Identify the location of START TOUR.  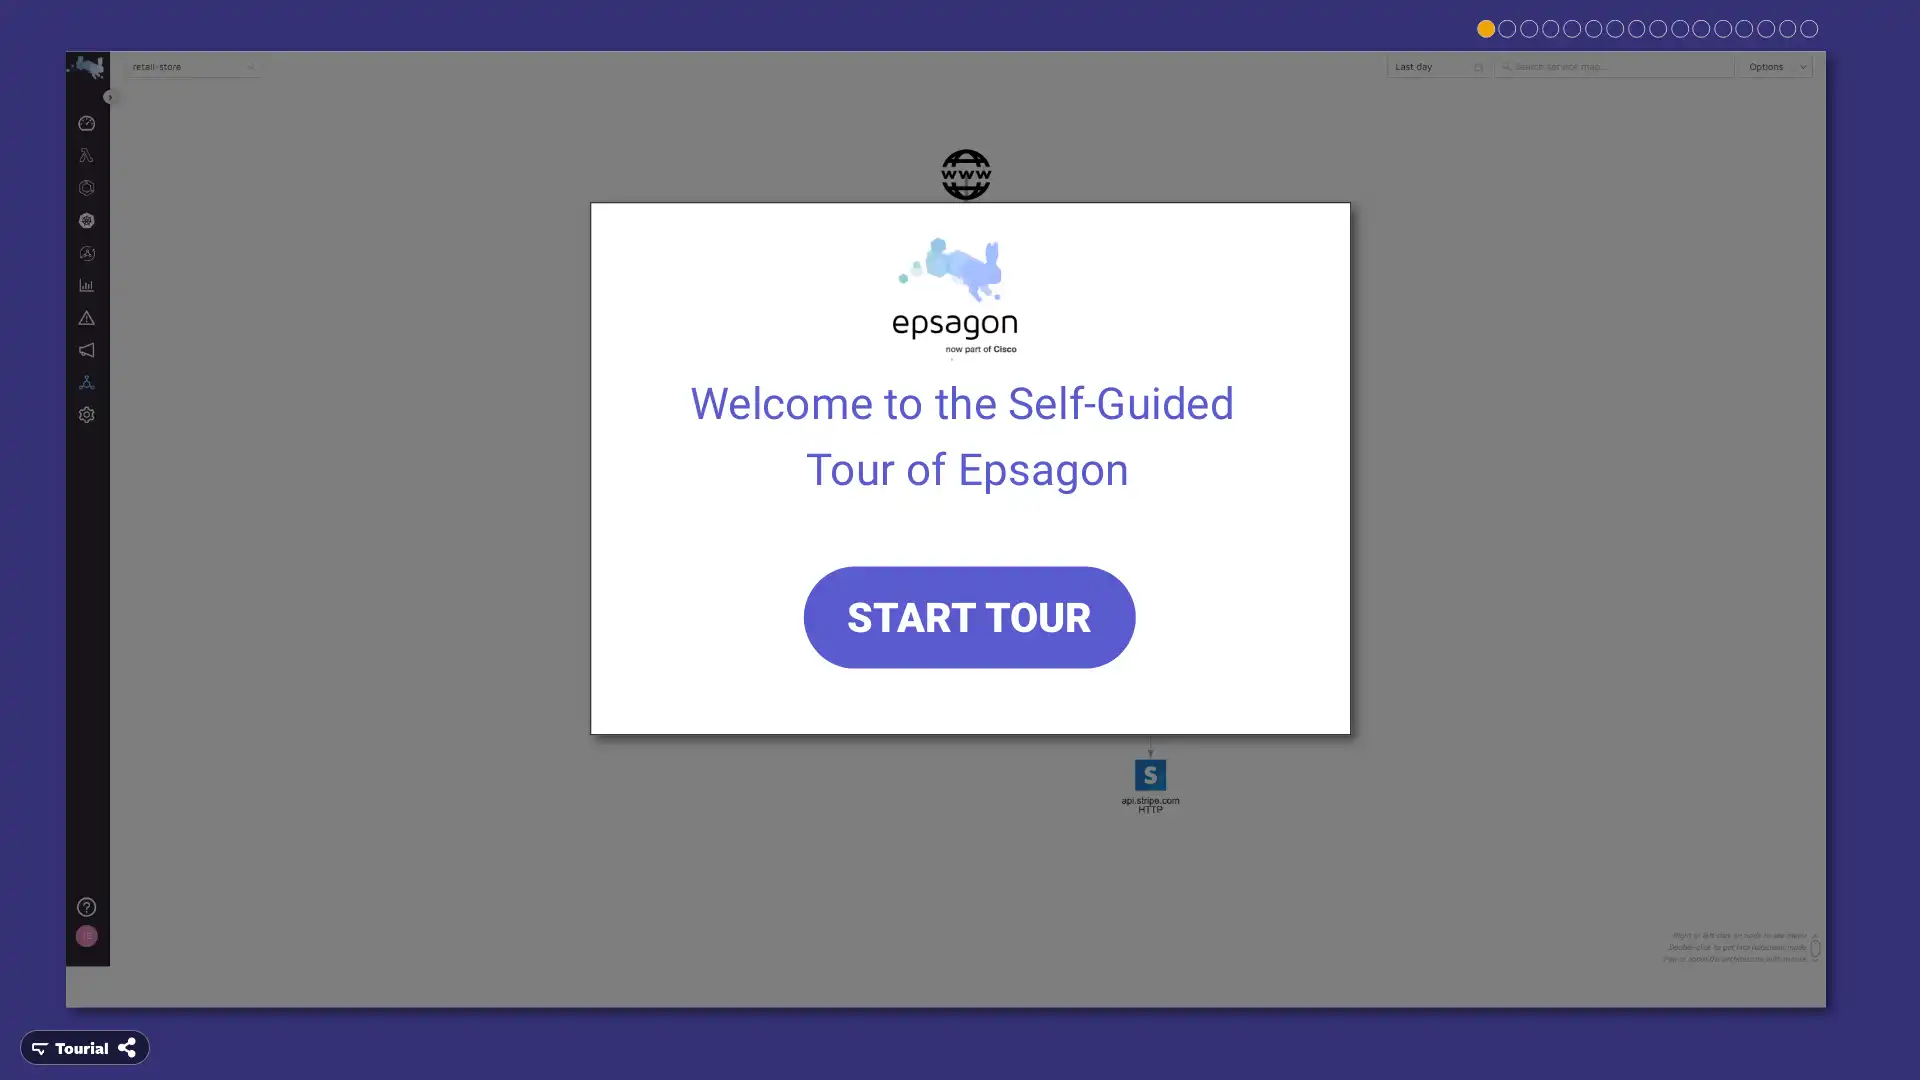
(969, 616).